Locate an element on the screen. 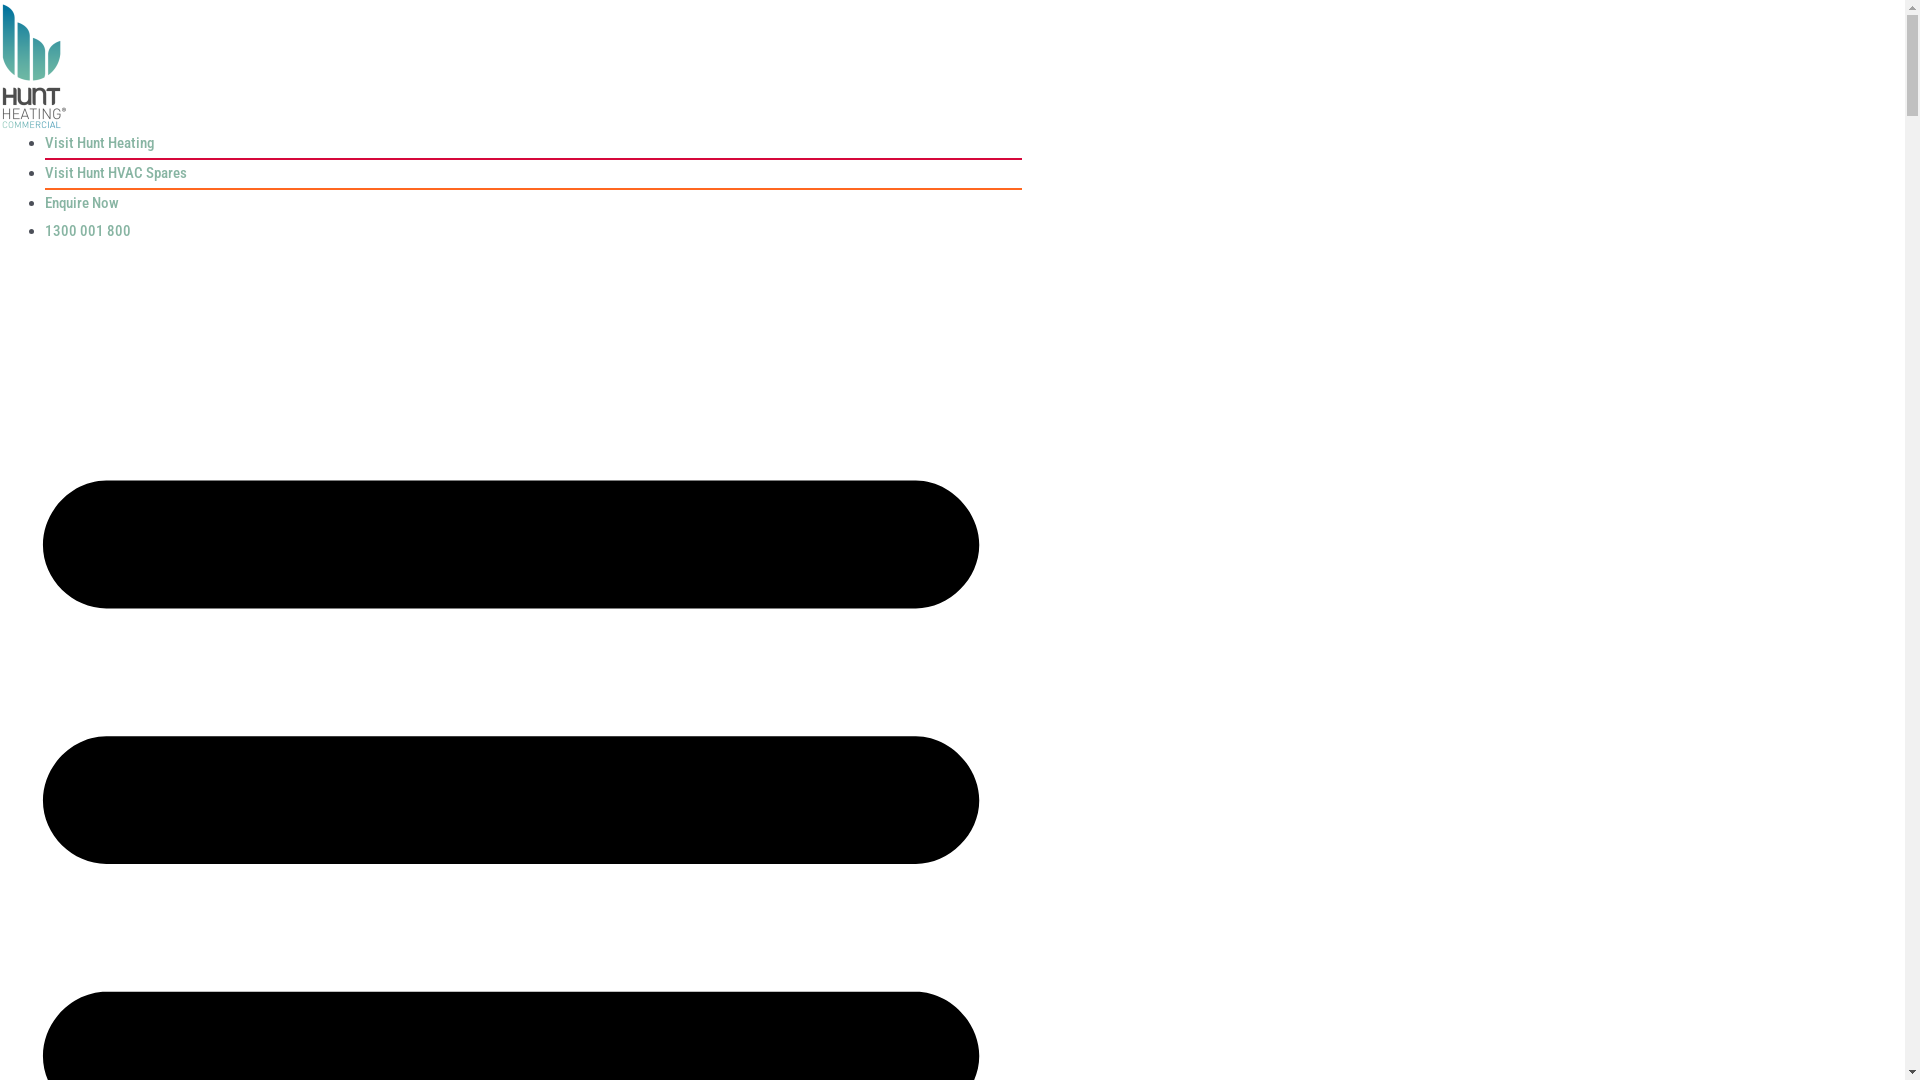  '1300 001 800' is located at coordinates (86, 230).